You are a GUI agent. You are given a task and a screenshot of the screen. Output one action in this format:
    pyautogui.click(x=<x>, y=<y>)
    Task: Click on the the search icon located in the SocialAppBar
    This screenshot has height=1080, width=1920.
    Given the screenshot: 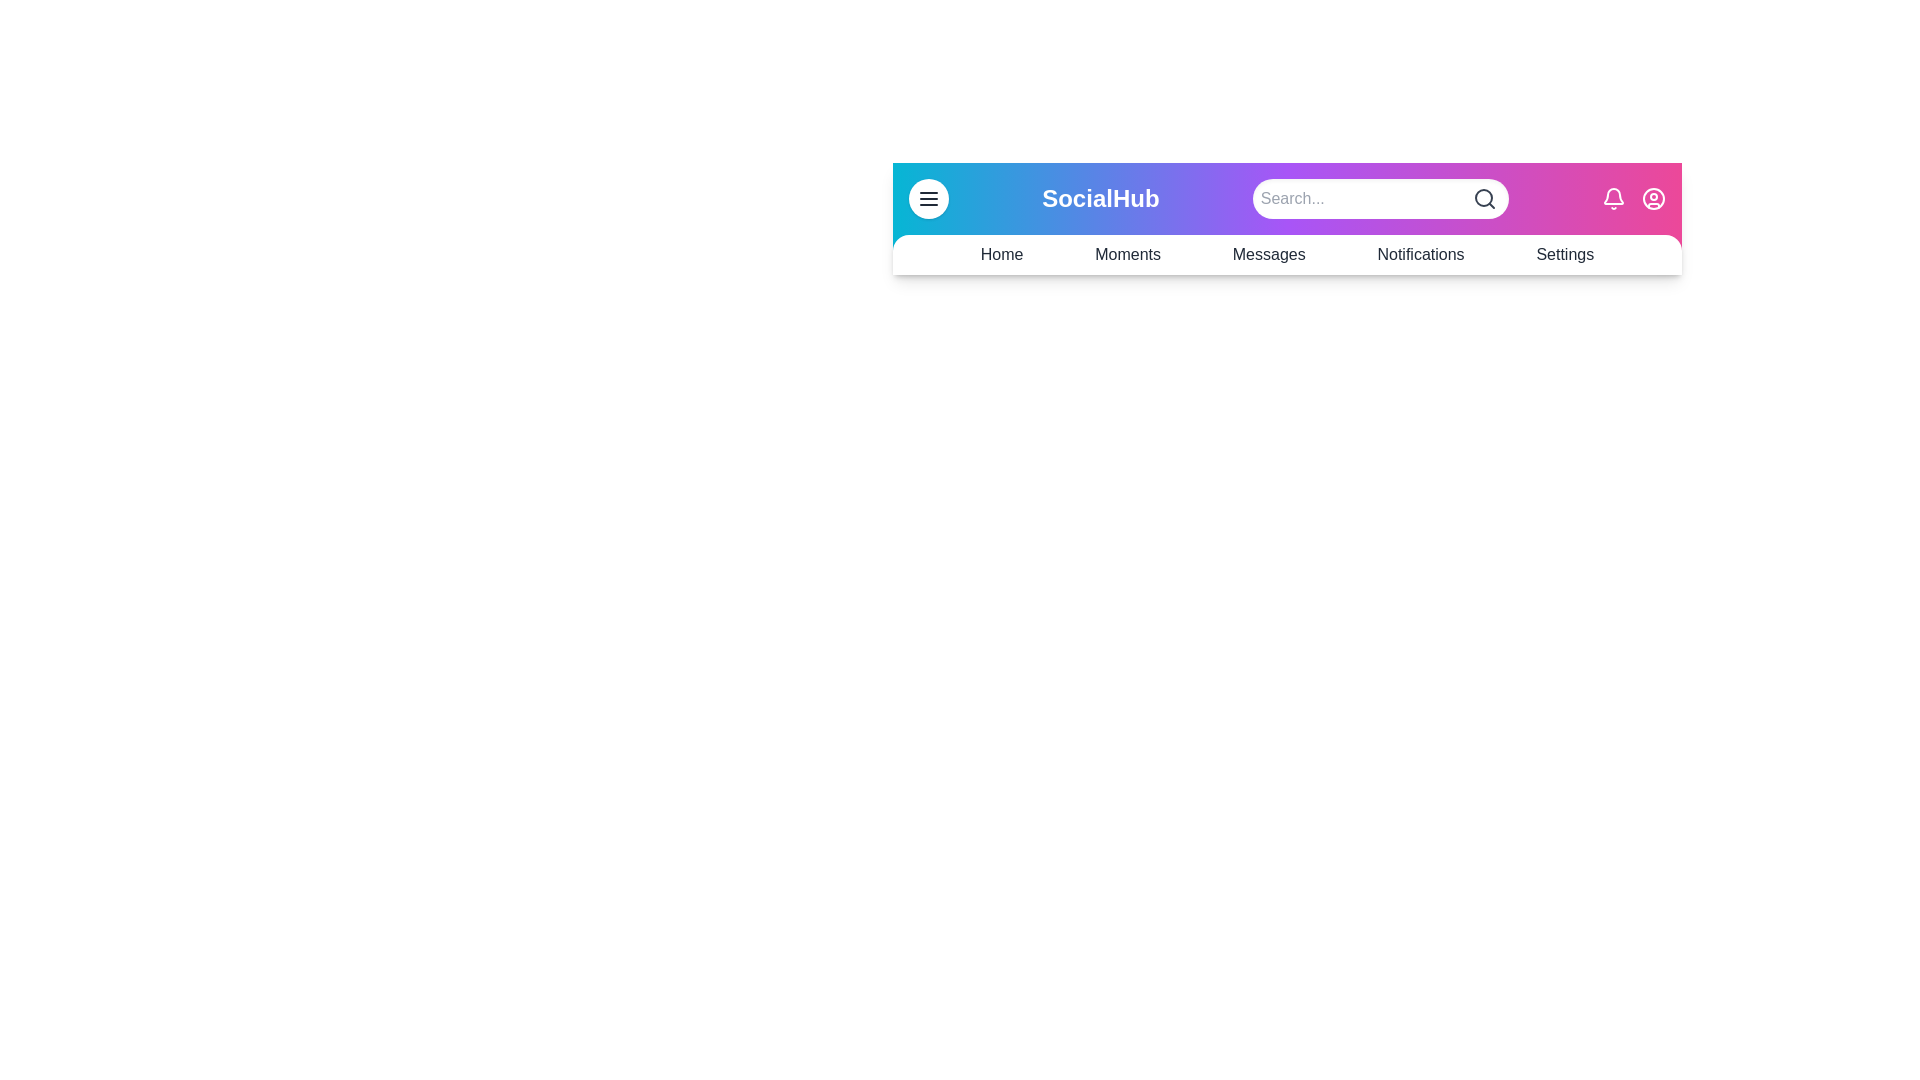 What is the action you would take?
    pyautogui.click(x=1484, y=199)
    